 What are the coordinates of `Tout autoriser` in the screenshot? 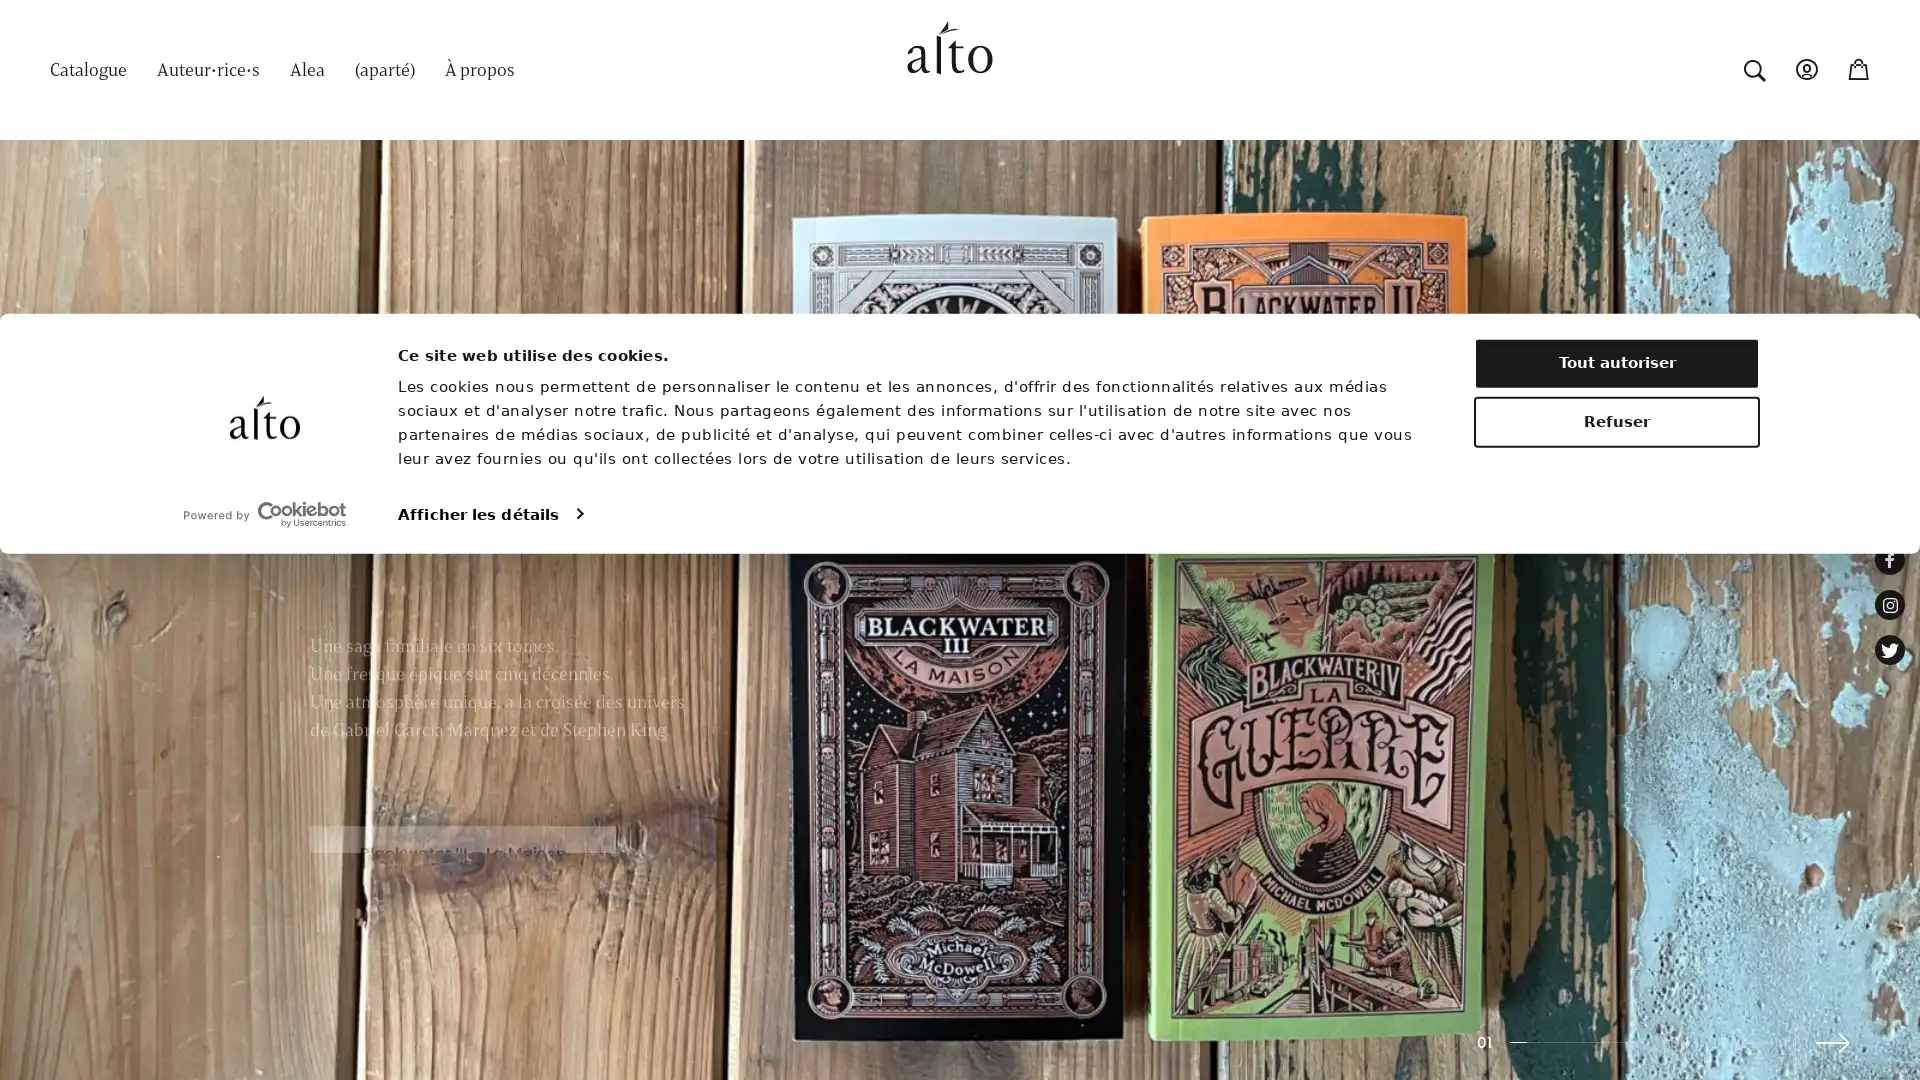 It's located at (1617, 889).